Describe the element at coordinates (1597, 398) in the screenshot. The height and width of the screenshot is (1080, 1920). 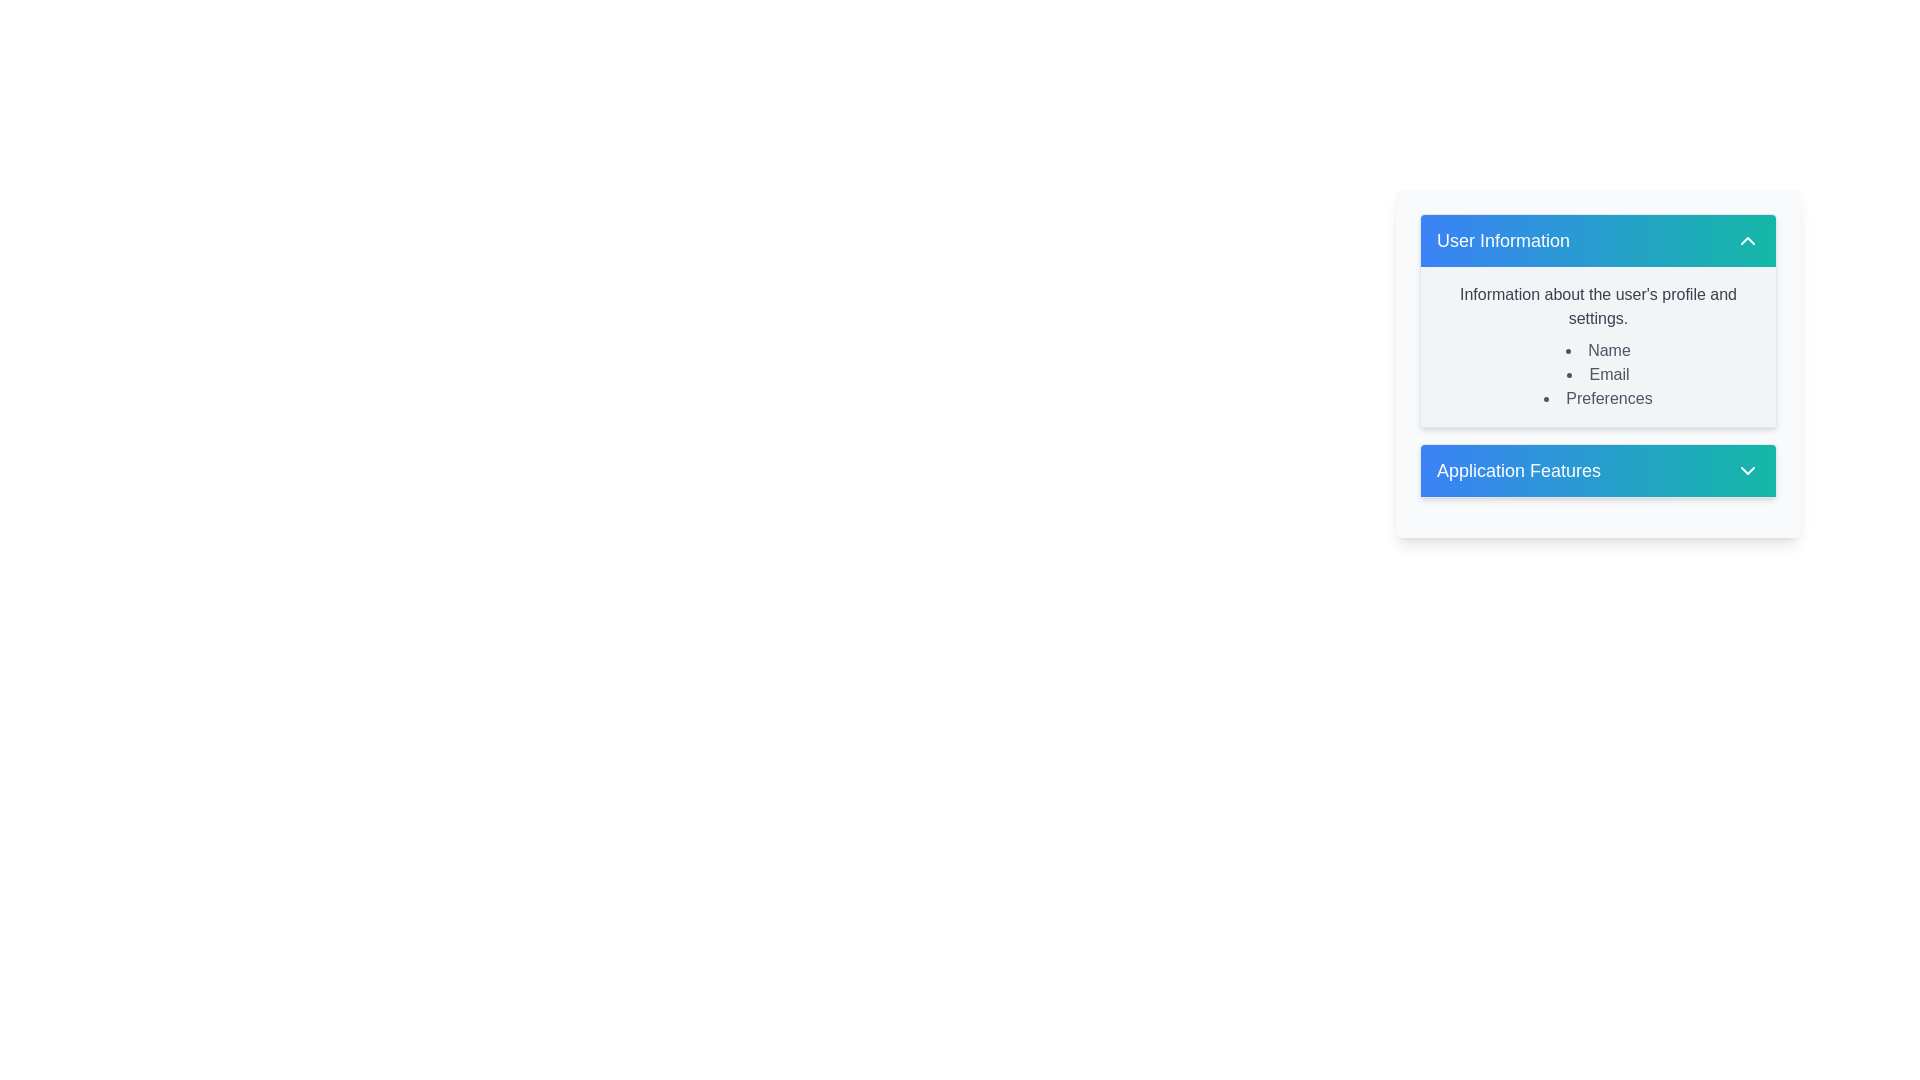
I see `the 'Preferences' text label, which is the last item in the vertical list under the 'User Information' section, displayed in light gray font` at that location.